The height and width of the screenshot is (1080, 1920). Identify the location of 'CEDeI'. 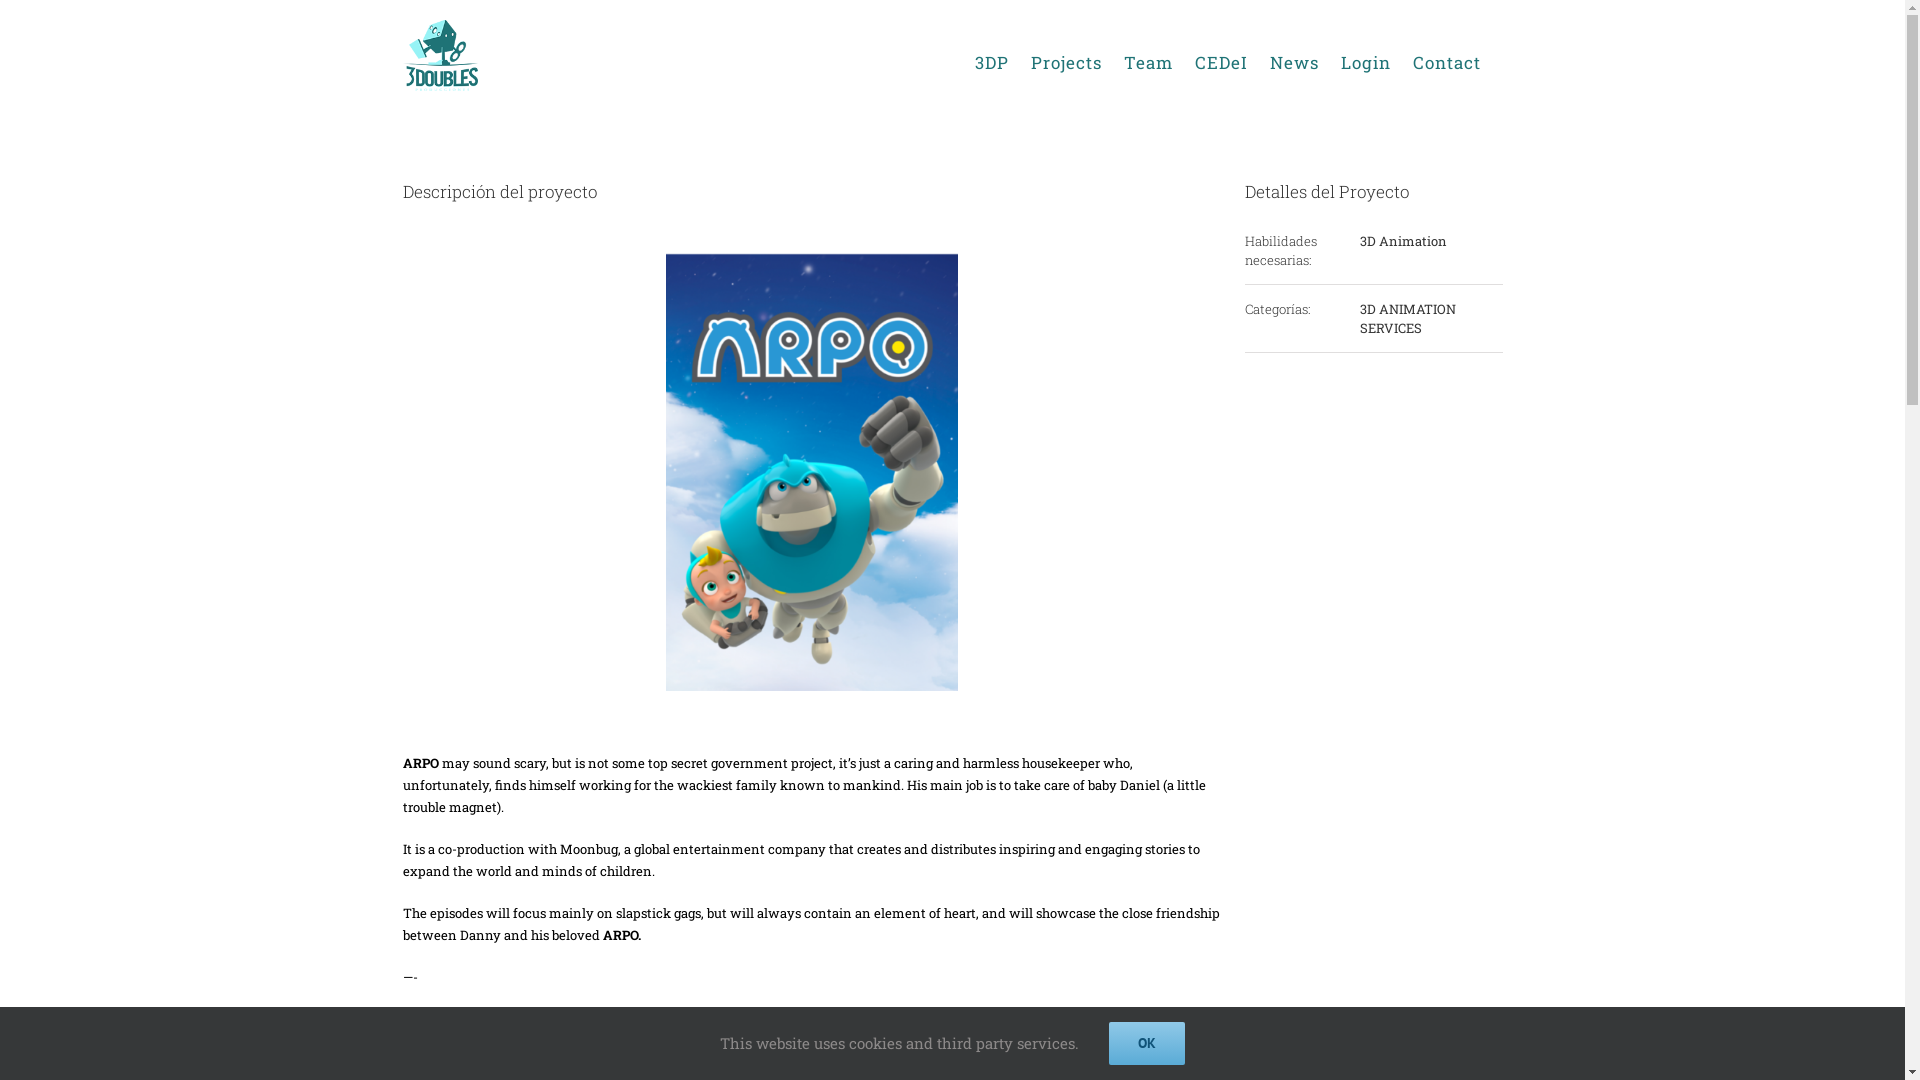
(1194, 61).